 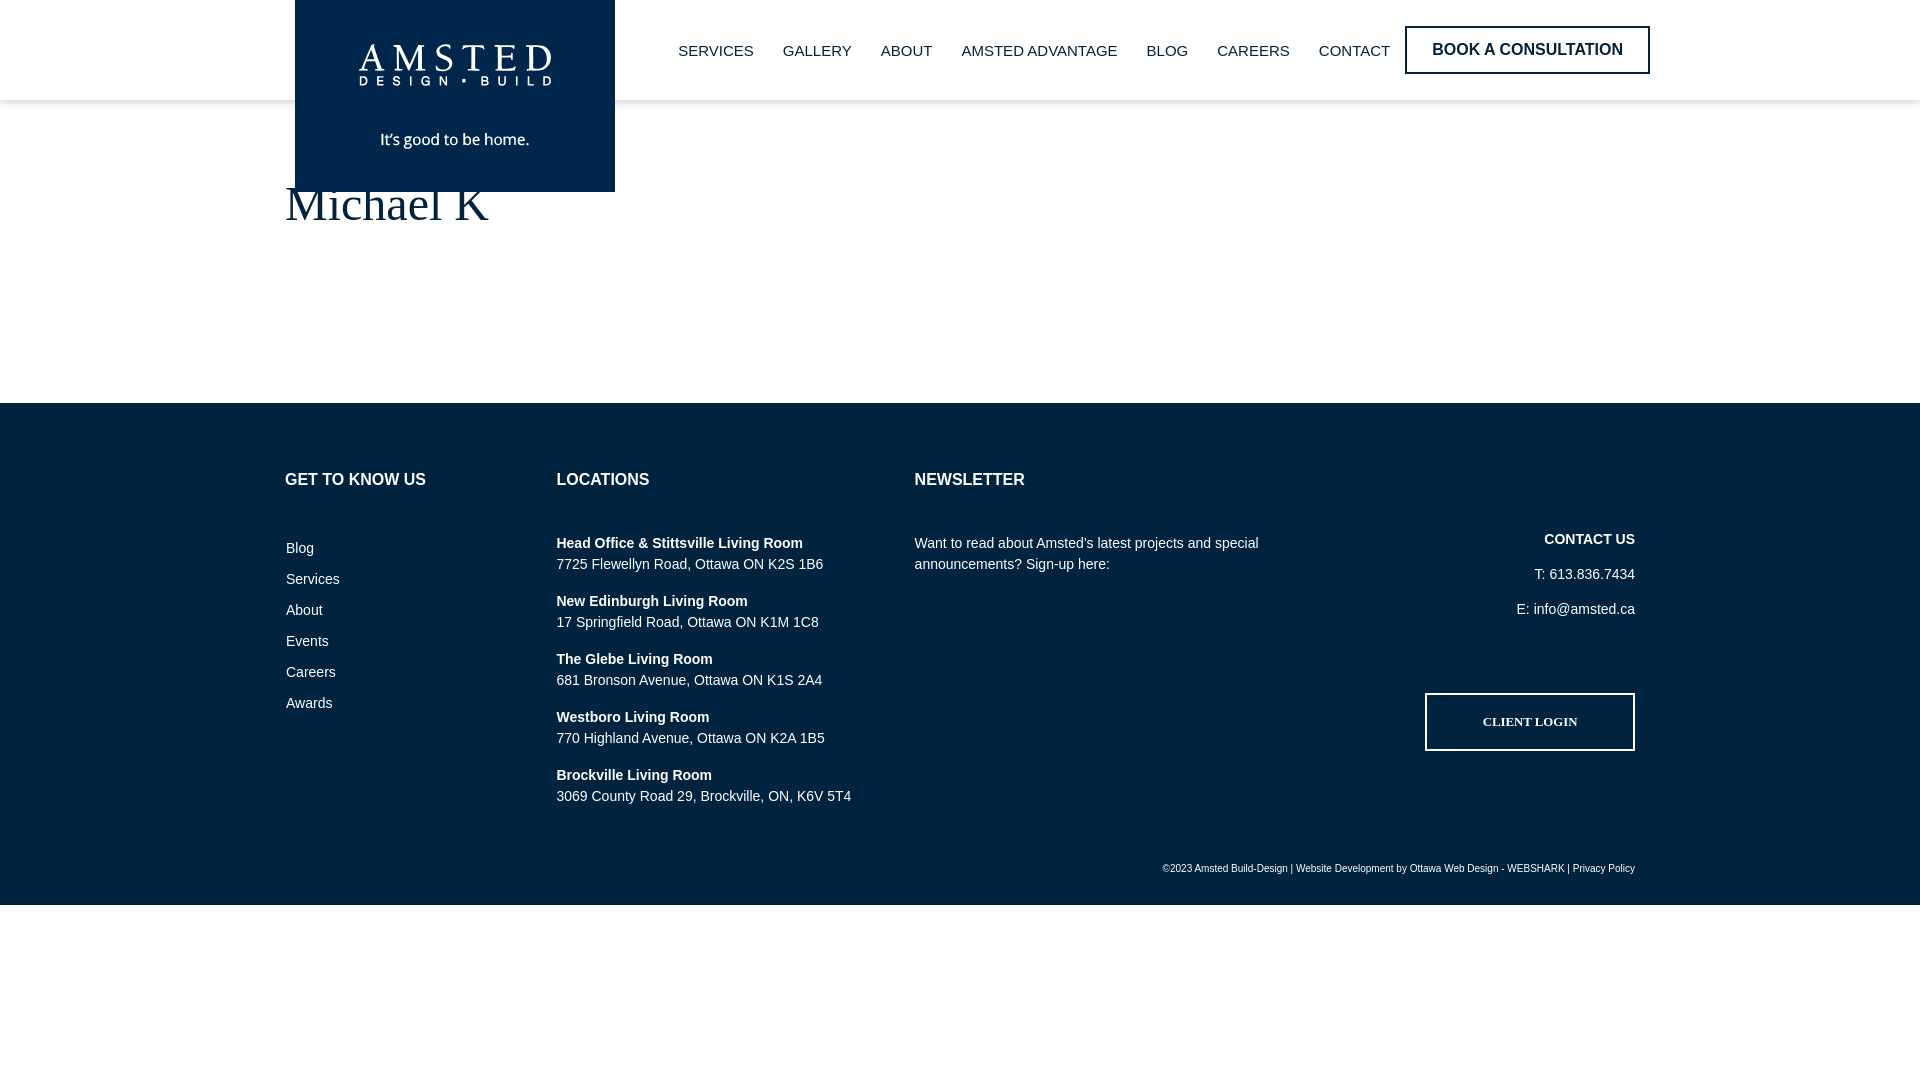 What do you see at coordinates (689, 678) in the screenshot?
I see `'681 Bronson Avenue, Ottawa ON K1S 2A4'` at bounding box center [689, 678].